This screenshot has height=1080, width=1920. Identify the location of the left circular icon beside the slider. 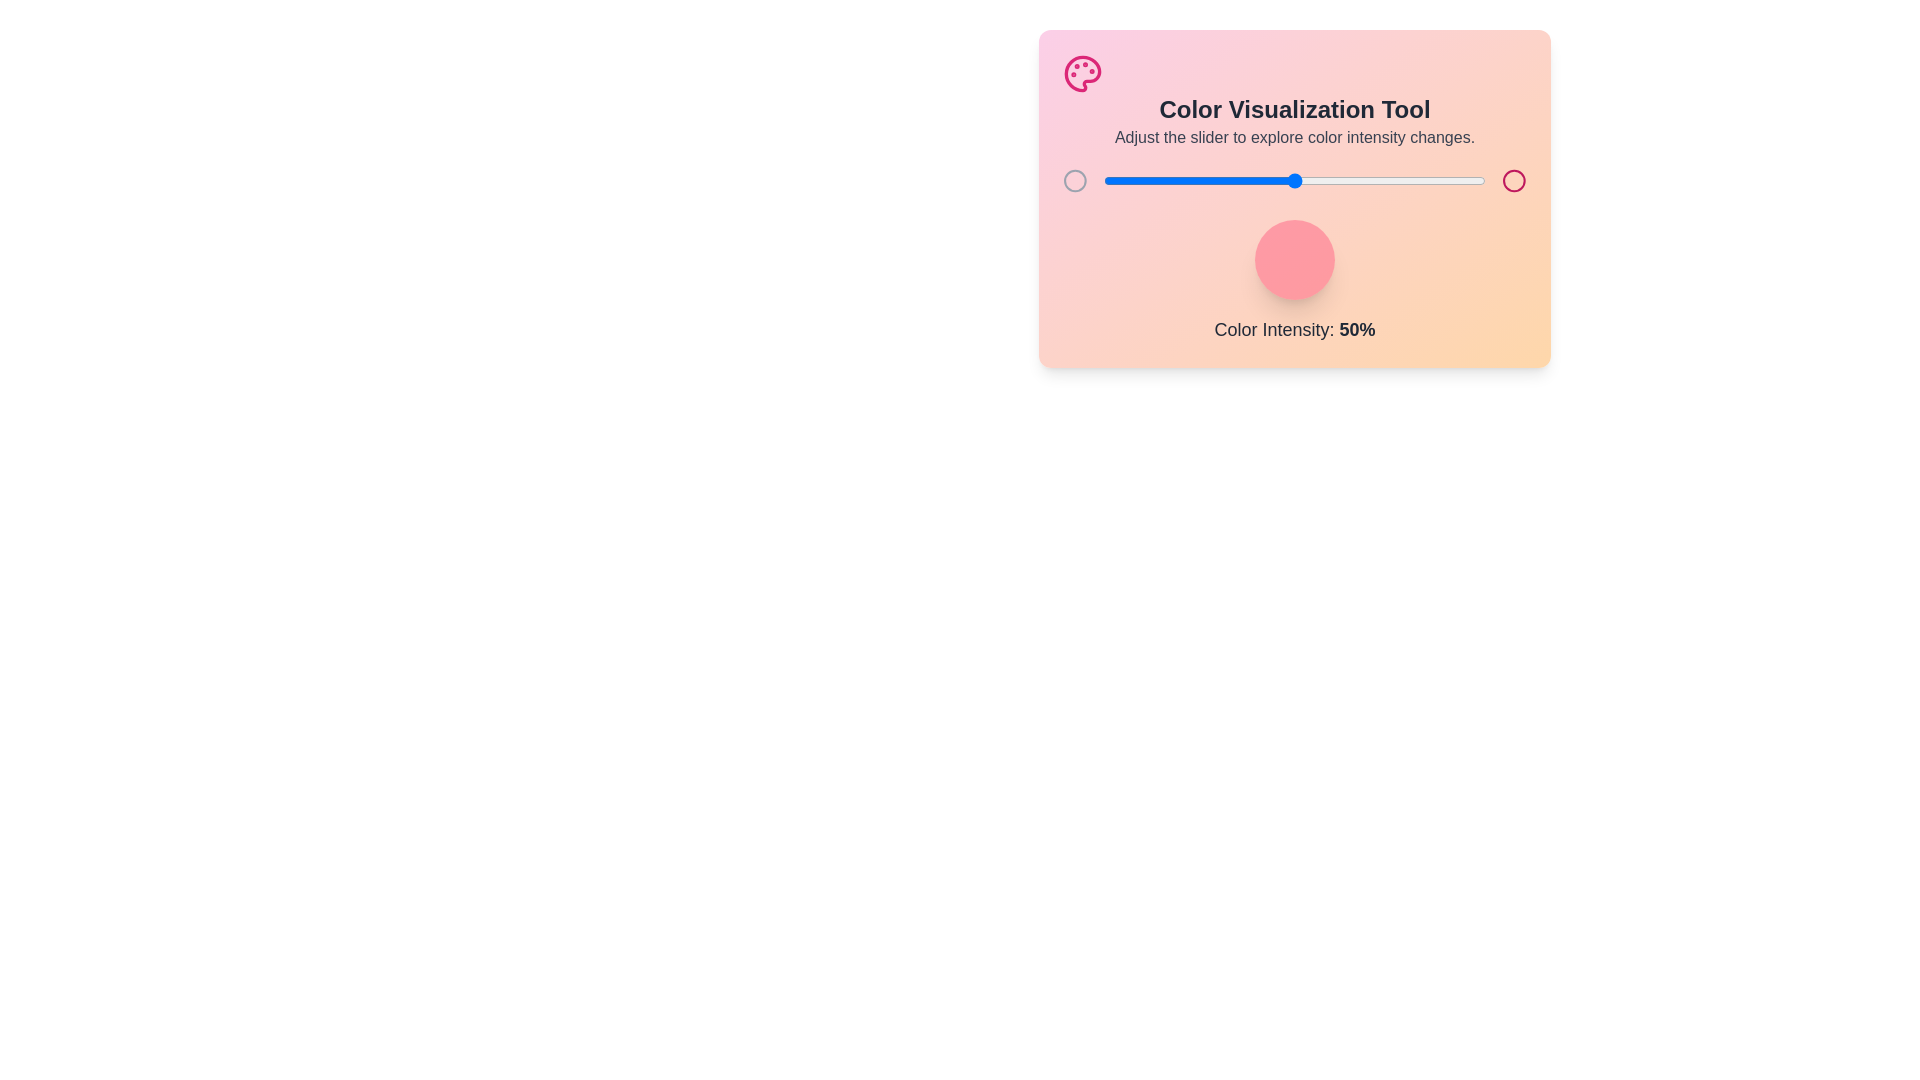
(1074, 181).